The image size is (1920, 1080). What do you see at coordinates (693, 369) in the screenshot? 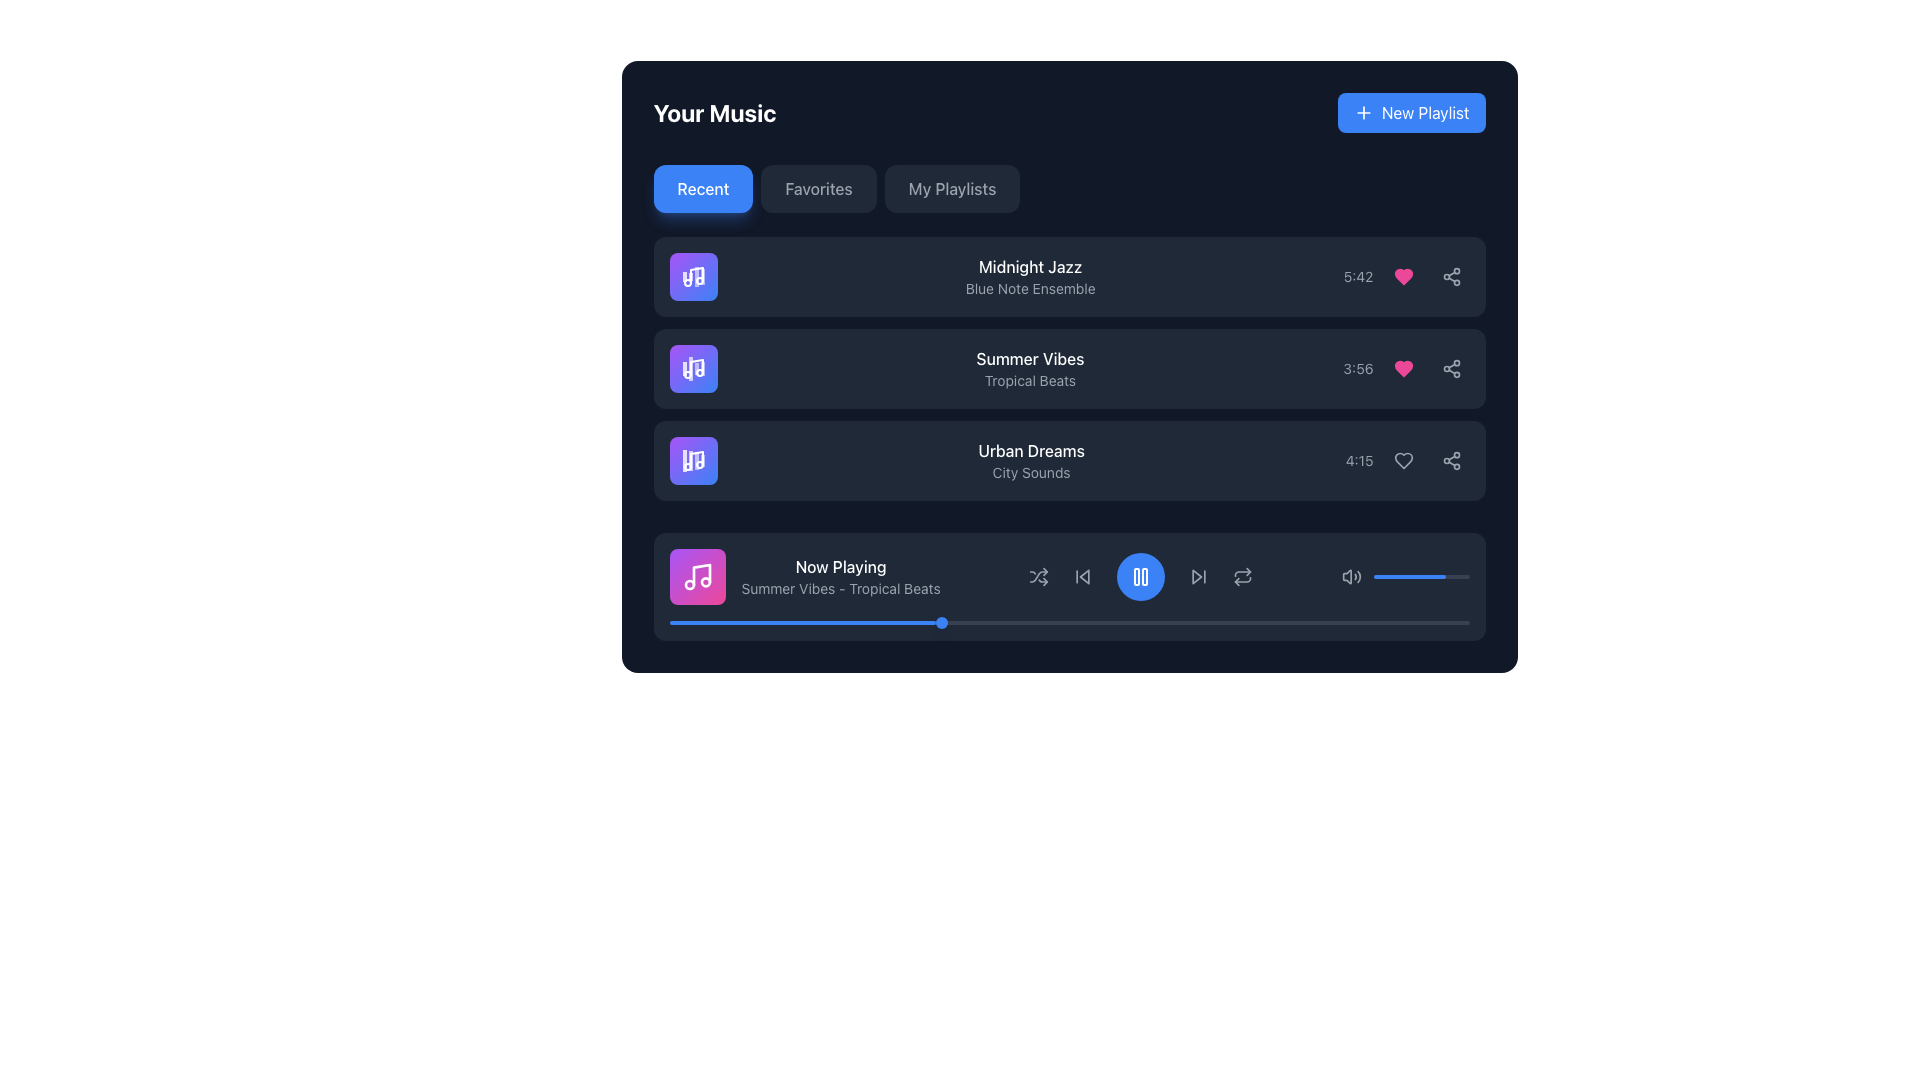
I see `the music note icon, which is white on a purple gradient background and positioned to the left of the text 'Summer Vibes – Tropical Beats' in the second row of the music tracks list` at bounding box center [693, 369].